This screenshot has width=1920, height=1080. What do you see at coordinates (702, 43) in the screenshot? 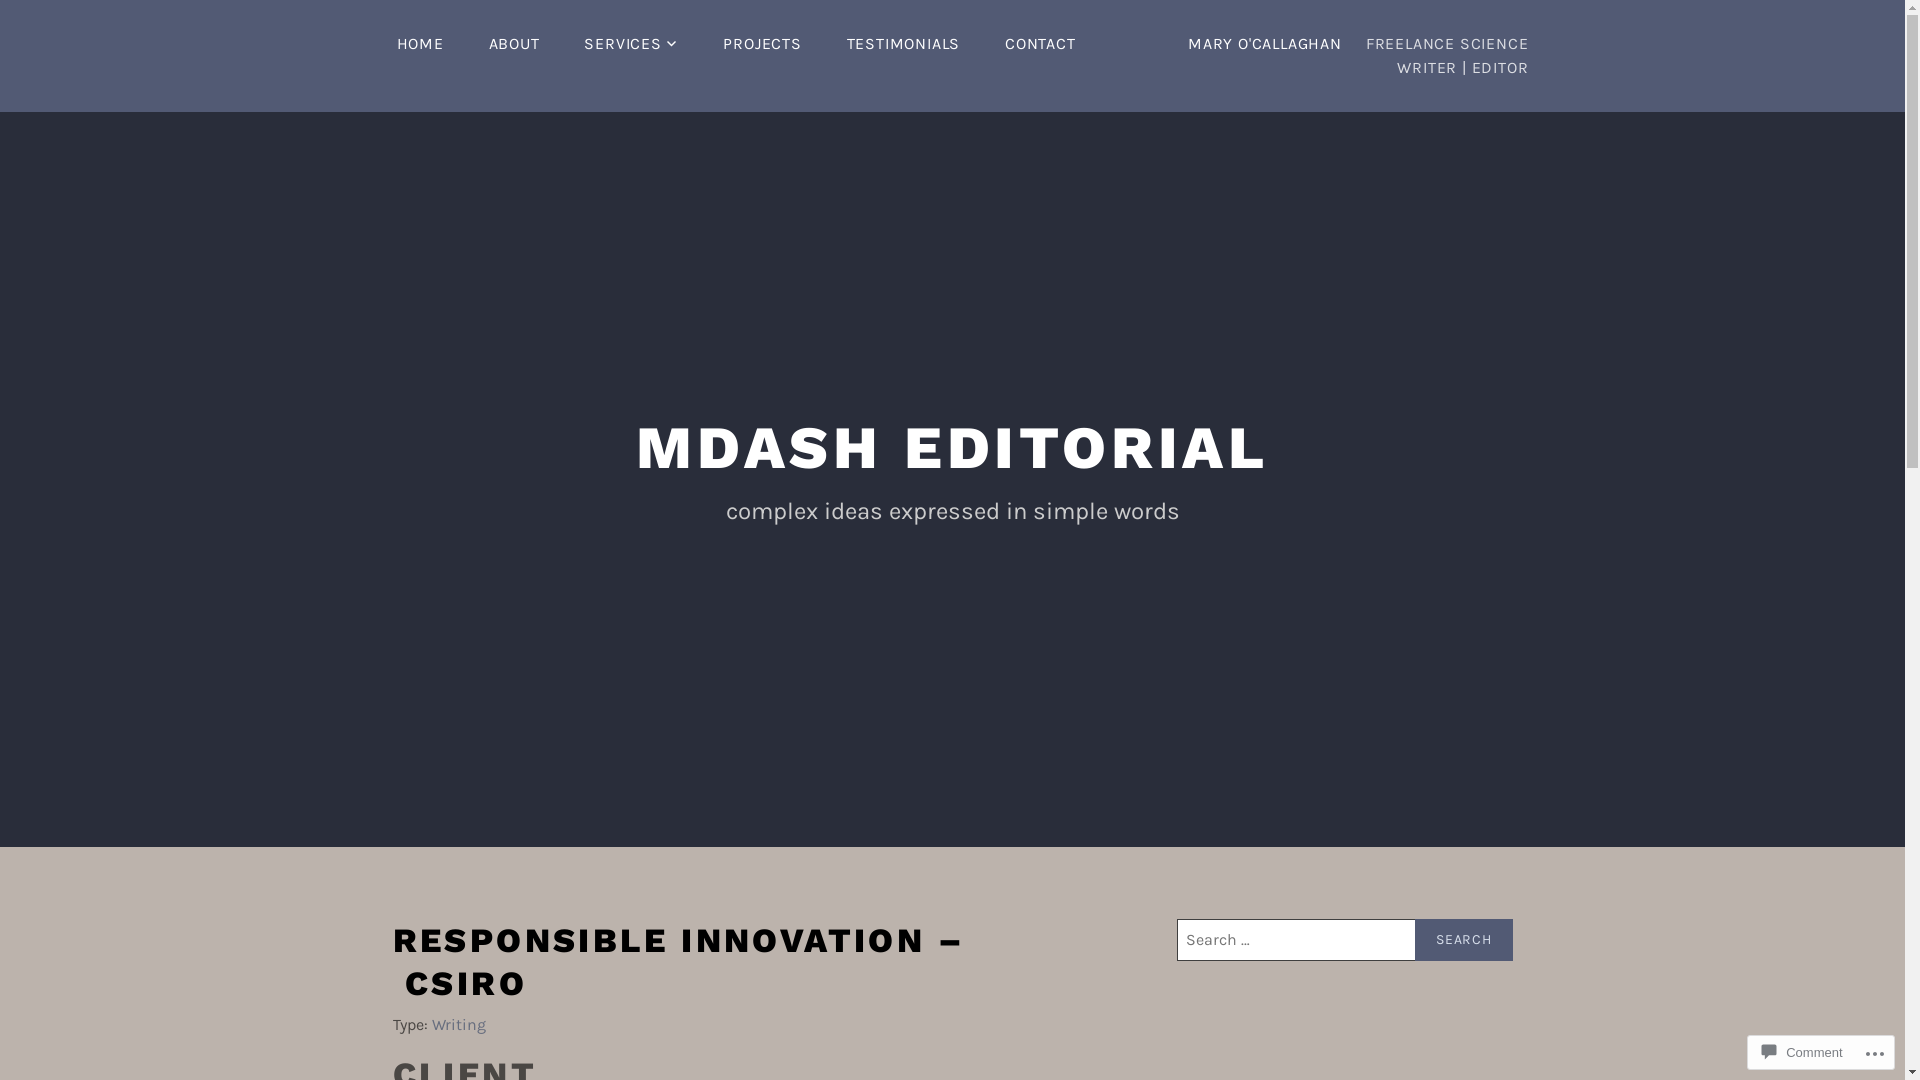
I see `'PROJECTS'` at bounding box center [702, 43].